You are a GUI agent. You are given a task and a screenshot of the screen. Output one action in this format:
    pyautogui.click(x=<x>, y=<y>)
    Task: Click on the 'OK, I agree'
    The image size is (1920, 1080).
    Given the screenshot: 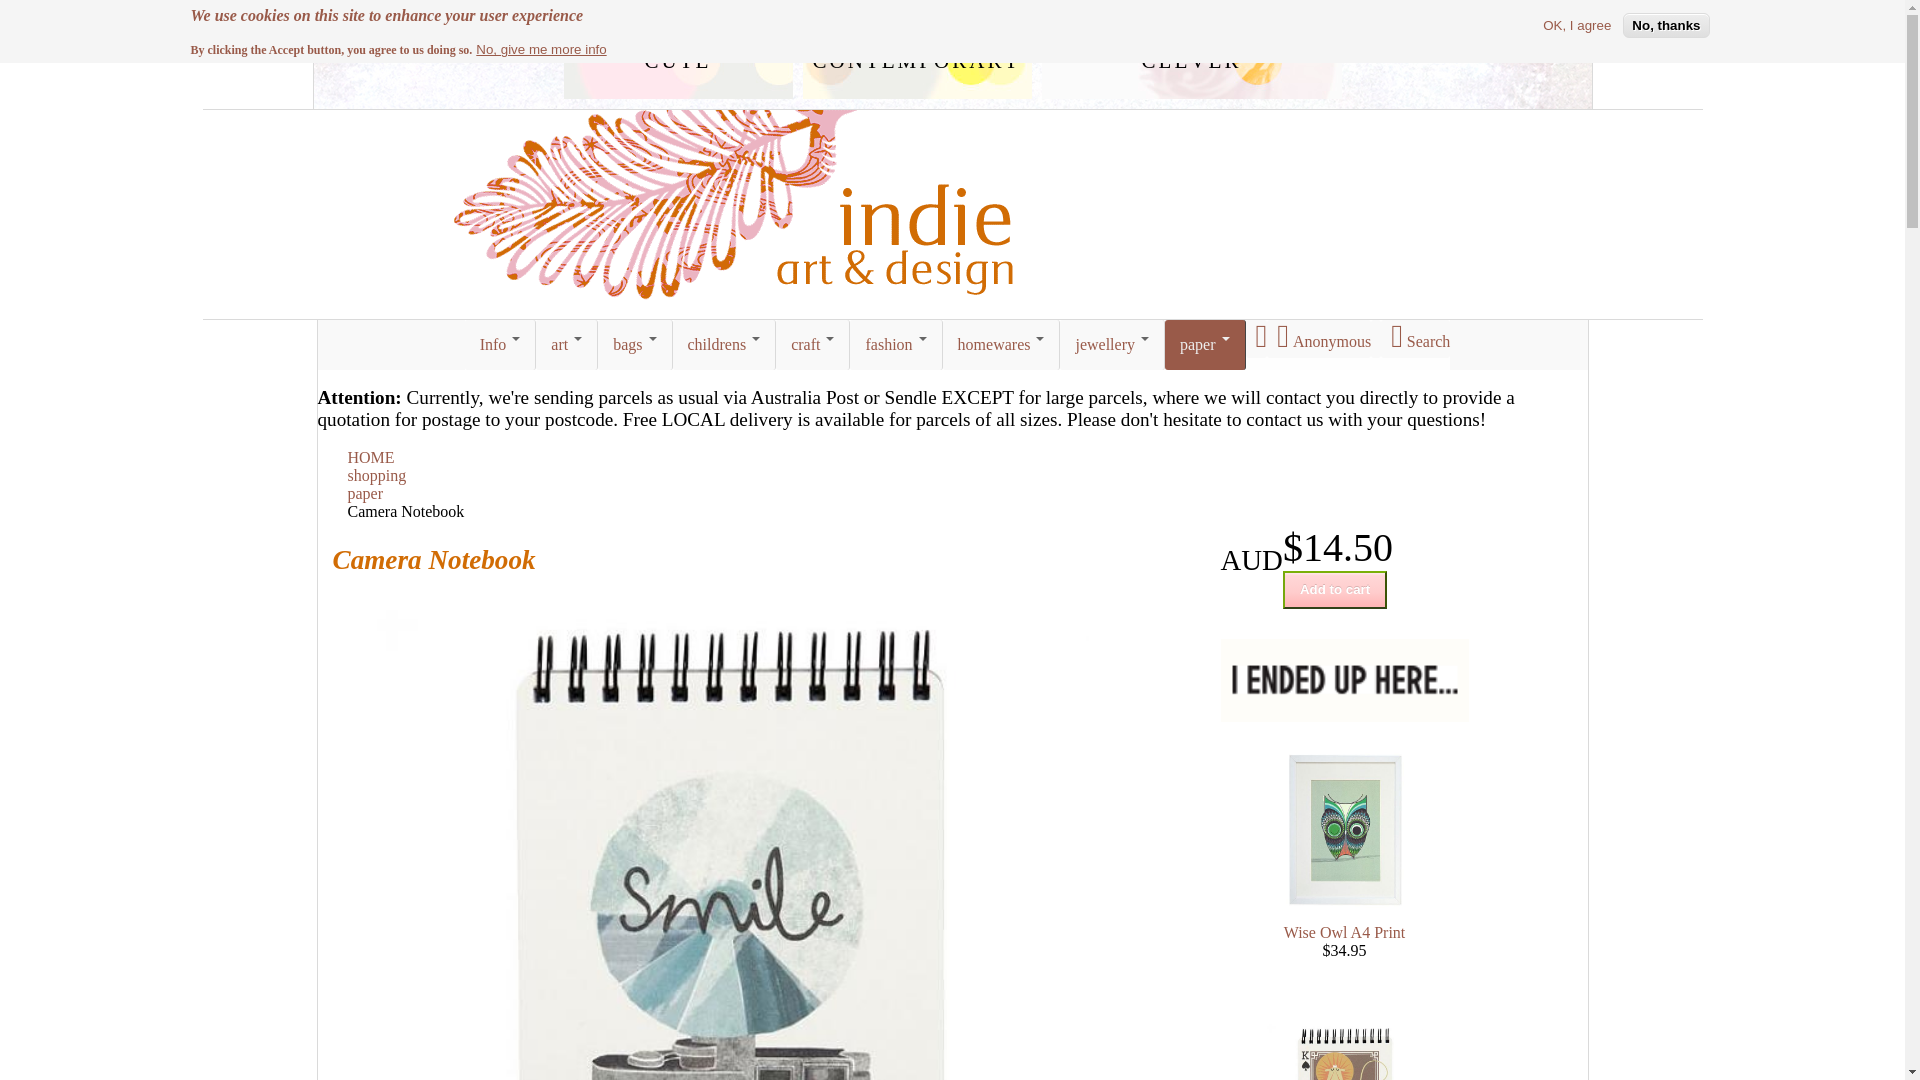 What is the action you would take?
    pyautogui.click(x=1534, y=25)
    